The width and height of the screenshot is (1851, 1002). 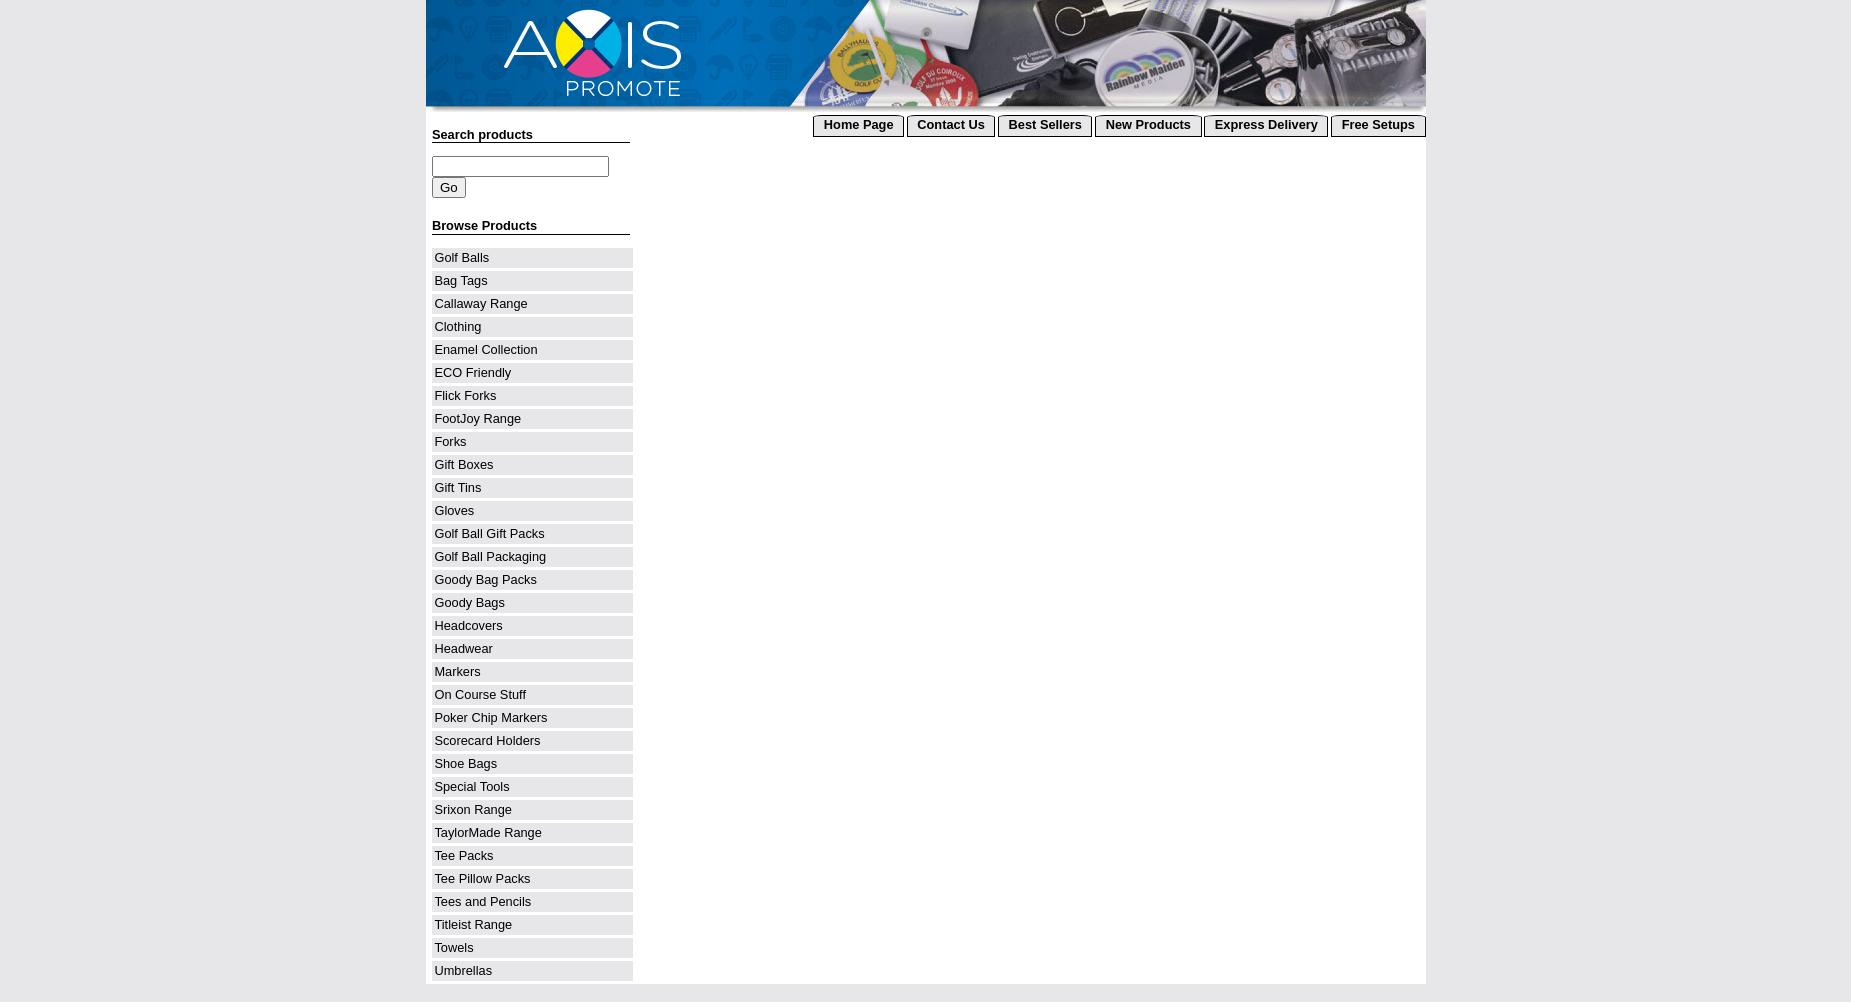 I want to click on 'Headwear', so click(x=462, y=647).